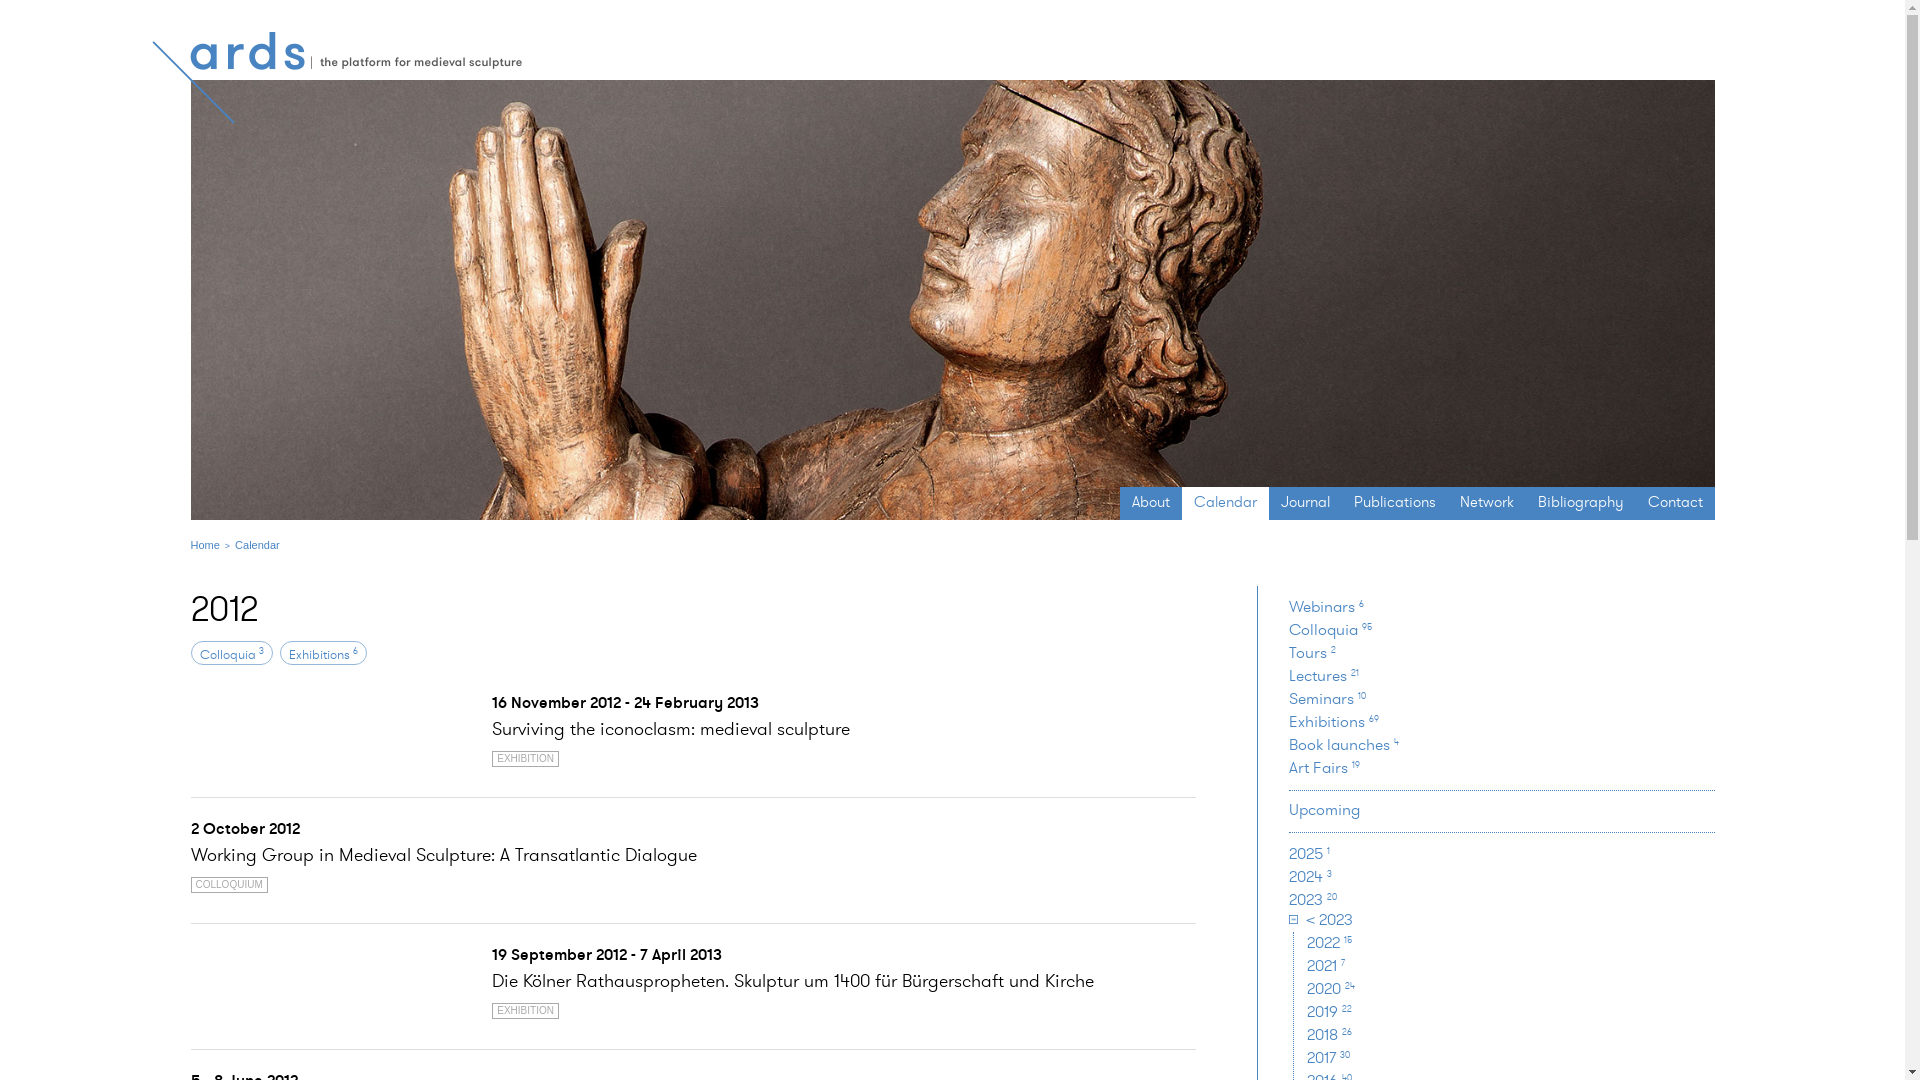  Describe the element at coordinates (1310, 875) in the screenshot. I see `'2024 3'` at that location.